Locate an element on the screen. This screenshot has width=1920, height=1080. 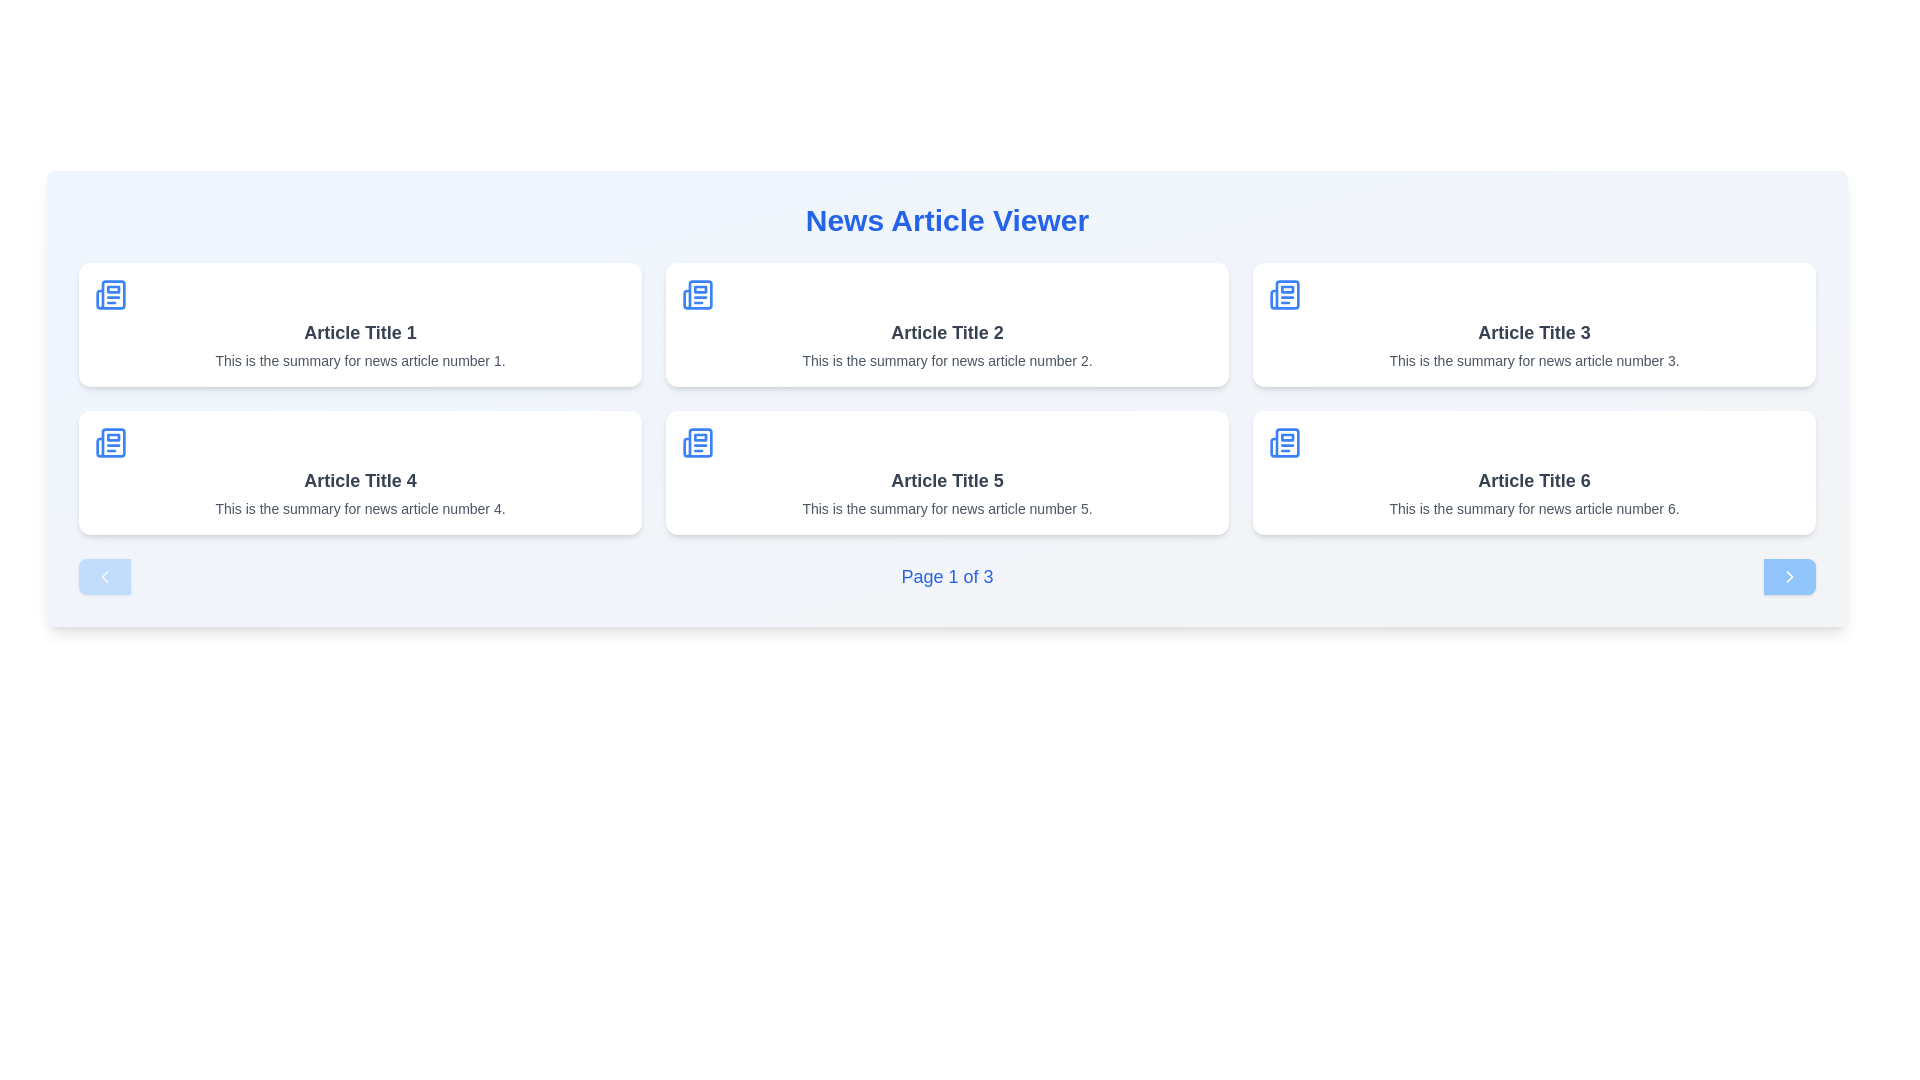
the decorative icon located at the top-left corner of the card labeled 'Article Title 3' in the 'News Article Viewer' interface, which is positioned in the top row, third column of the grid layout is located at coordinates (1285, 294).